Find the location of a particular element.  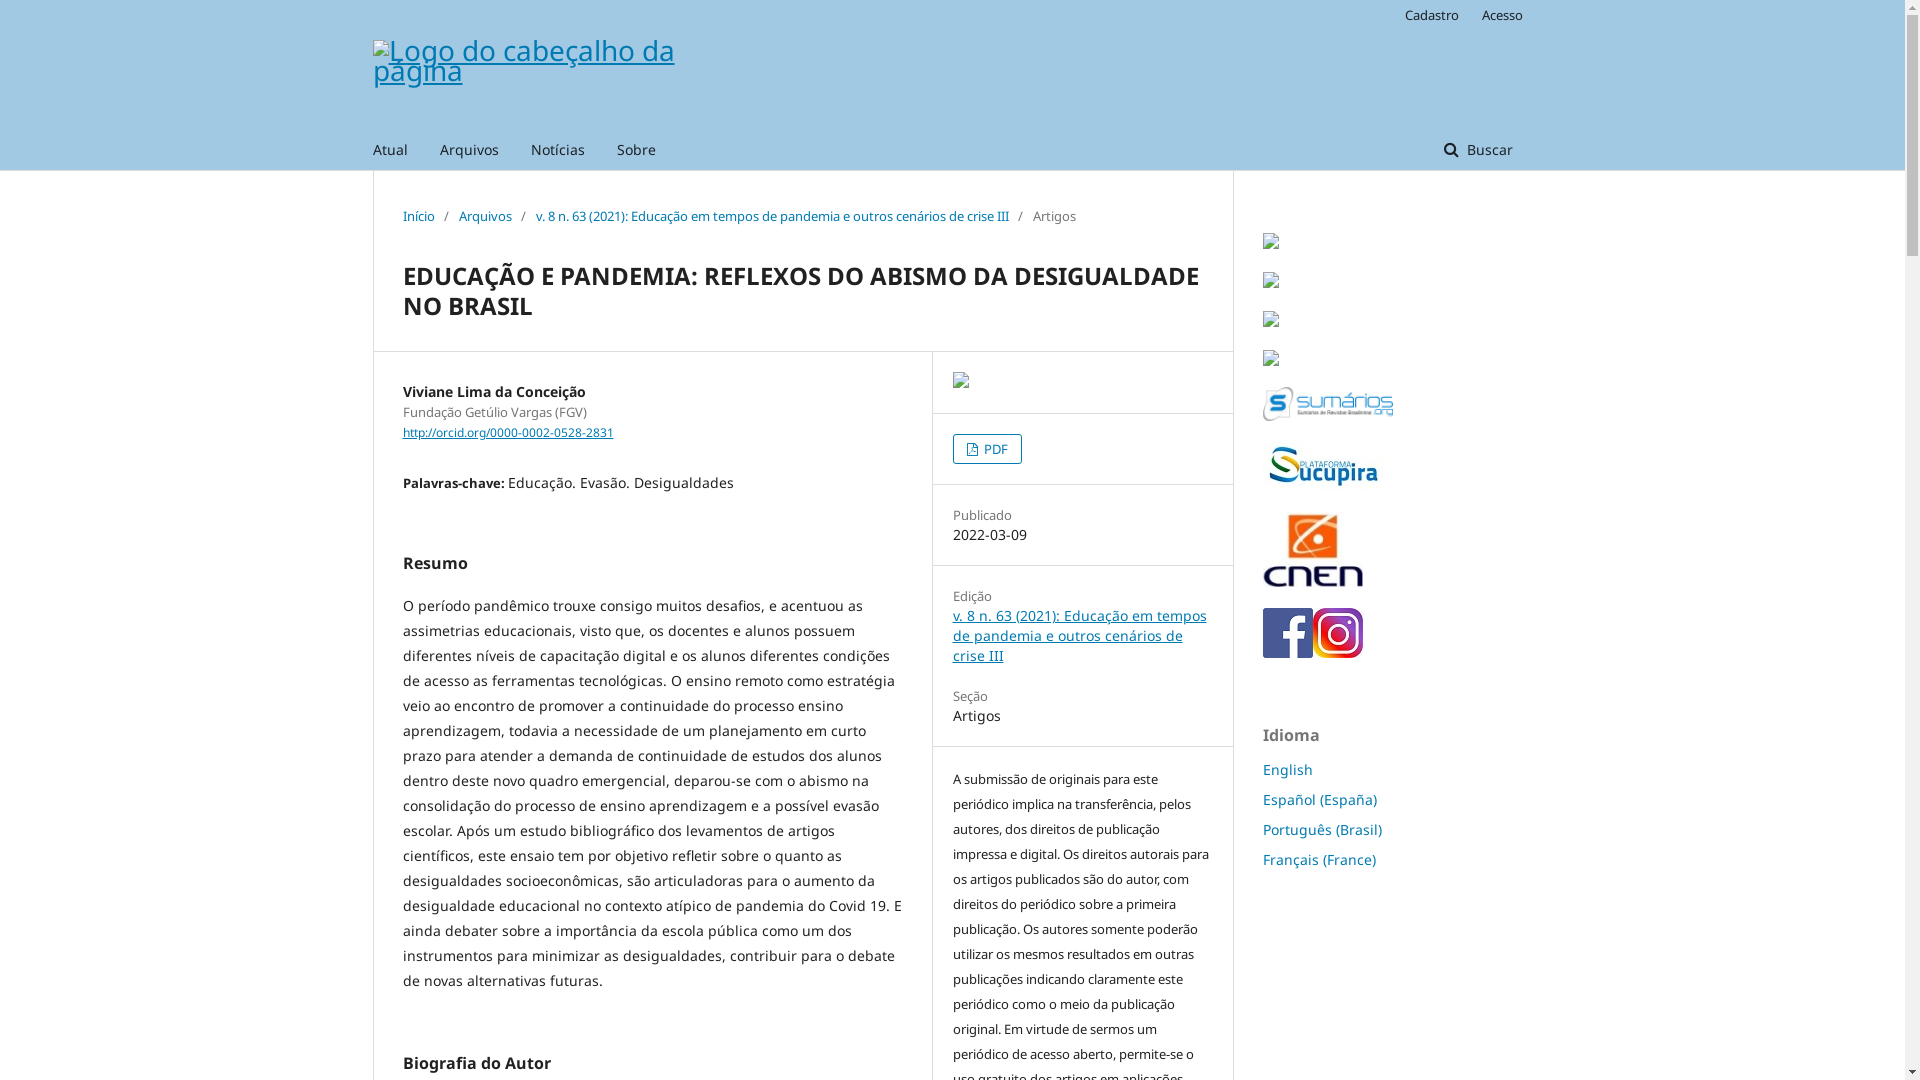

'Arquivos' is located at coordinates (484, 216).